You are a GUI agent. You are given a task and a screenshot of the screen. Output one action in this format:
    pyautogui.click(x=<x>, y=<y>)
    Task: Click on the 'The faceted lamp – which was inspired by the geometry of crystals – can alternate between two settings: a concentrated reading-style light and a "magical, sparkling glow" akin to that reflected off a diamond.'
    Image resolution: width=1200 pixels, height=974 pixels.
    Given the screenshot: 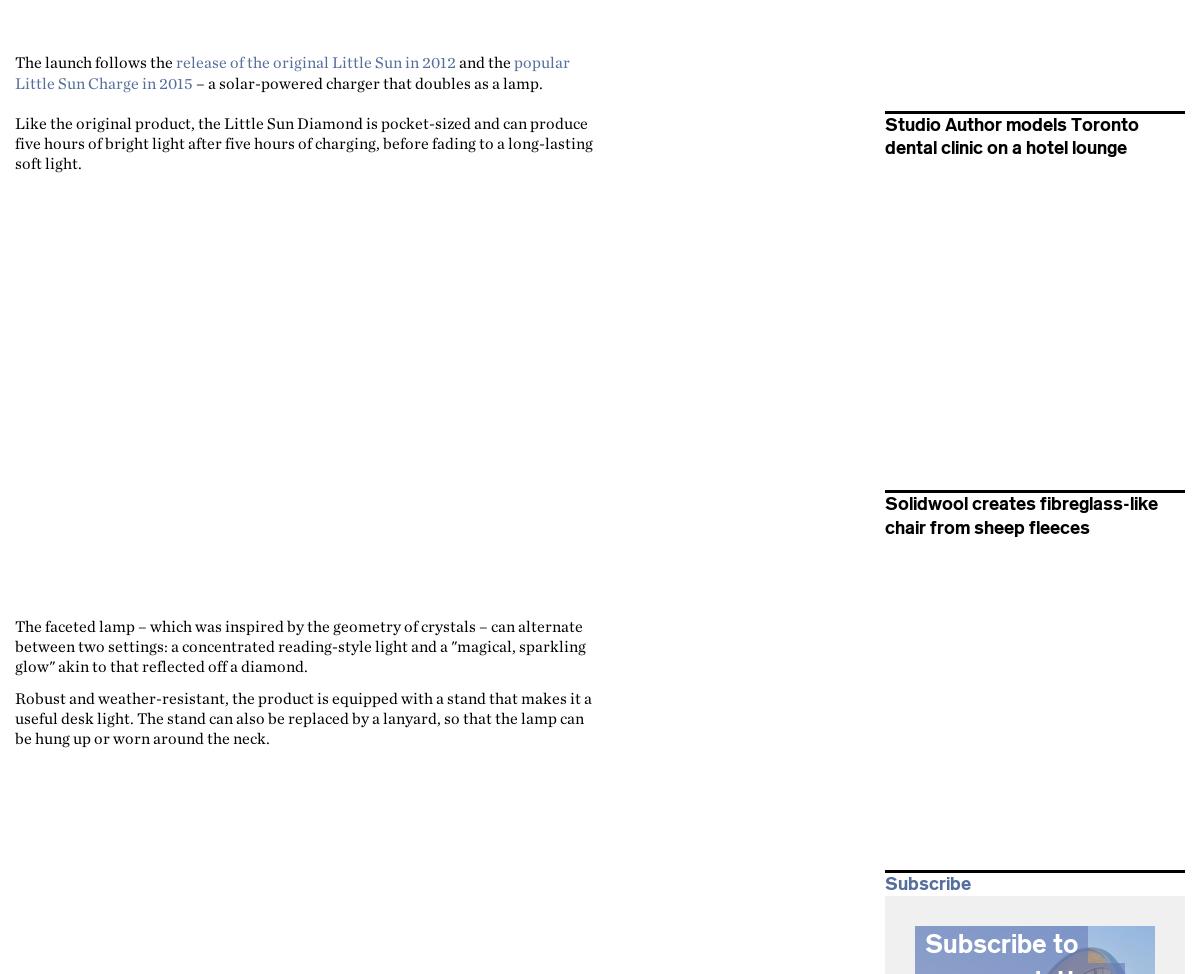 What is the action you would take?
    pyautogui.click(x=300, y=644)
    